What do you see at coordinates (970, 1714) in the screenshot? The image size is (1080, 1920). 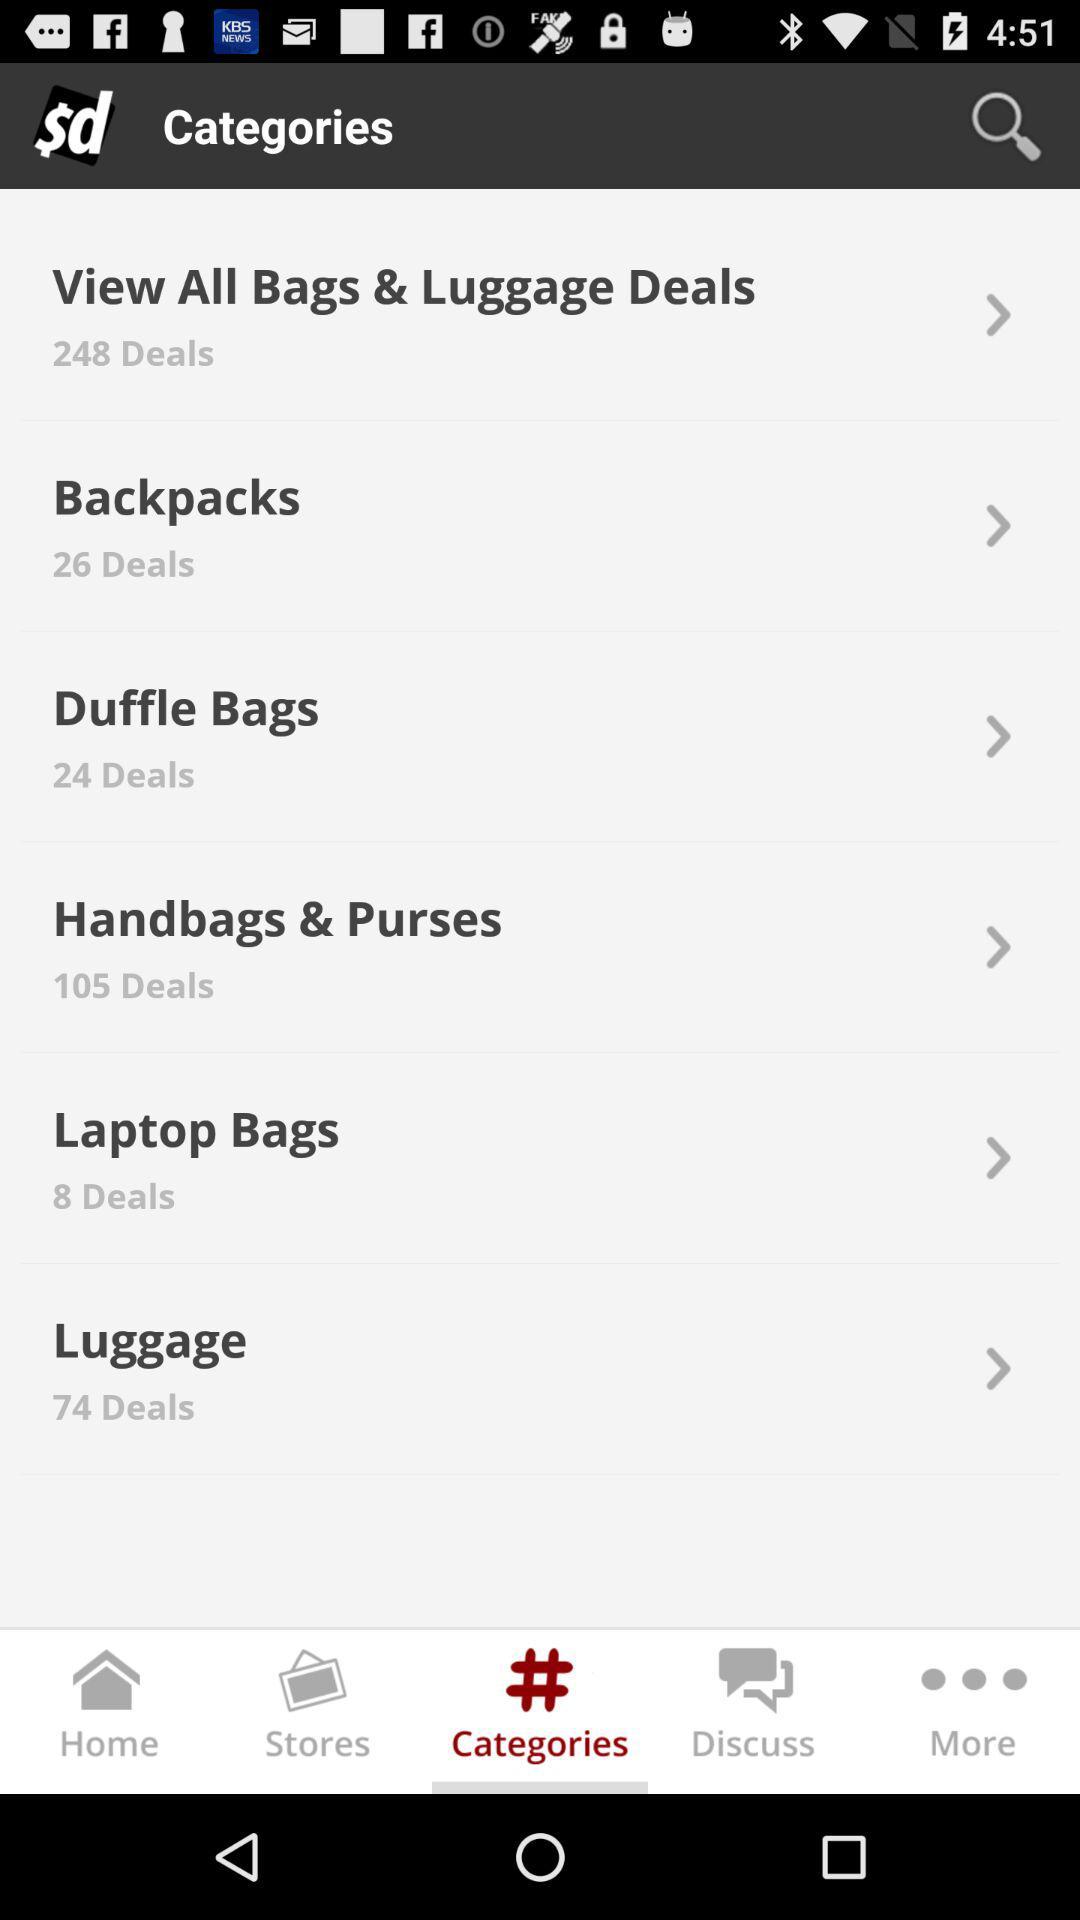 I see `more` at bounding box center [970, 1714].